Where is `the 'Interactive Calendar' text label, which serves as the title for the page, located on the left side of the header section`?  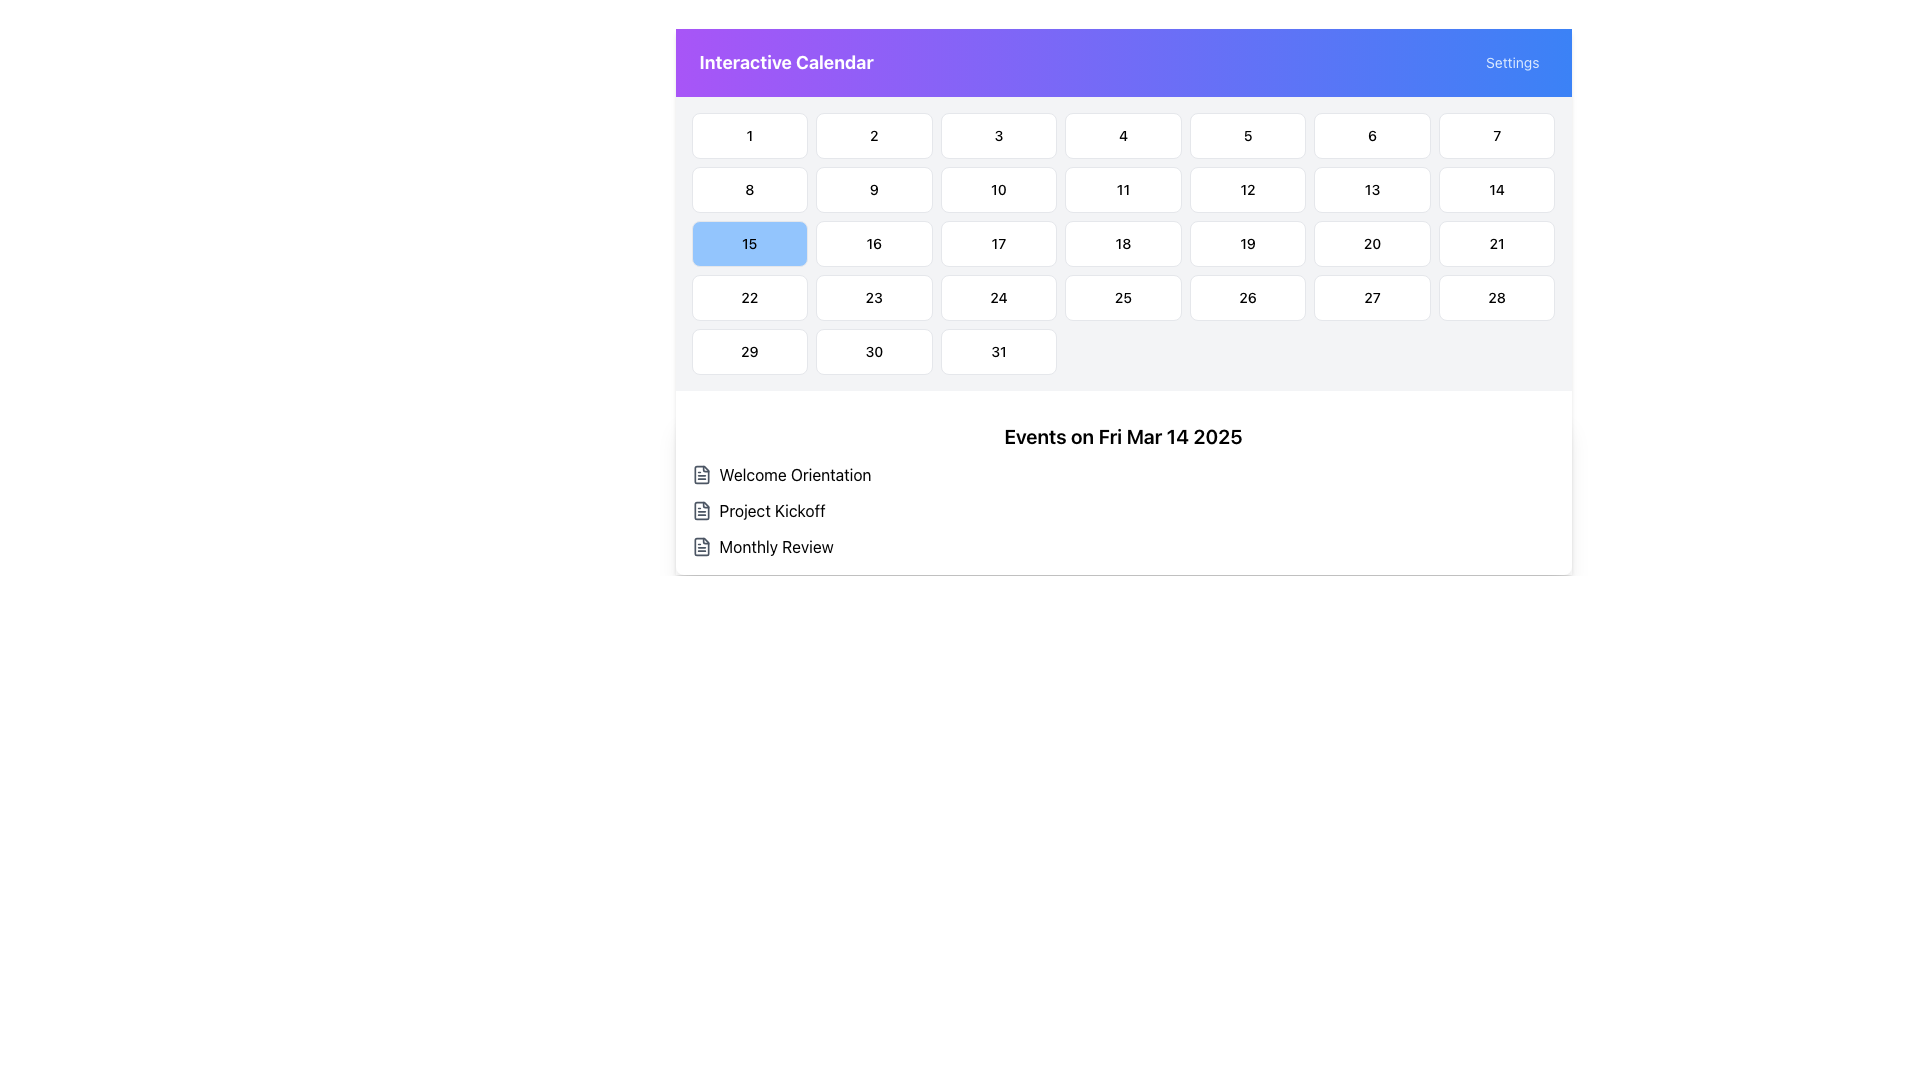 the 'Interactive Calendar' text label, which serves as the title for the page, located on the left side of the header section is located at coordinates (785, 61).